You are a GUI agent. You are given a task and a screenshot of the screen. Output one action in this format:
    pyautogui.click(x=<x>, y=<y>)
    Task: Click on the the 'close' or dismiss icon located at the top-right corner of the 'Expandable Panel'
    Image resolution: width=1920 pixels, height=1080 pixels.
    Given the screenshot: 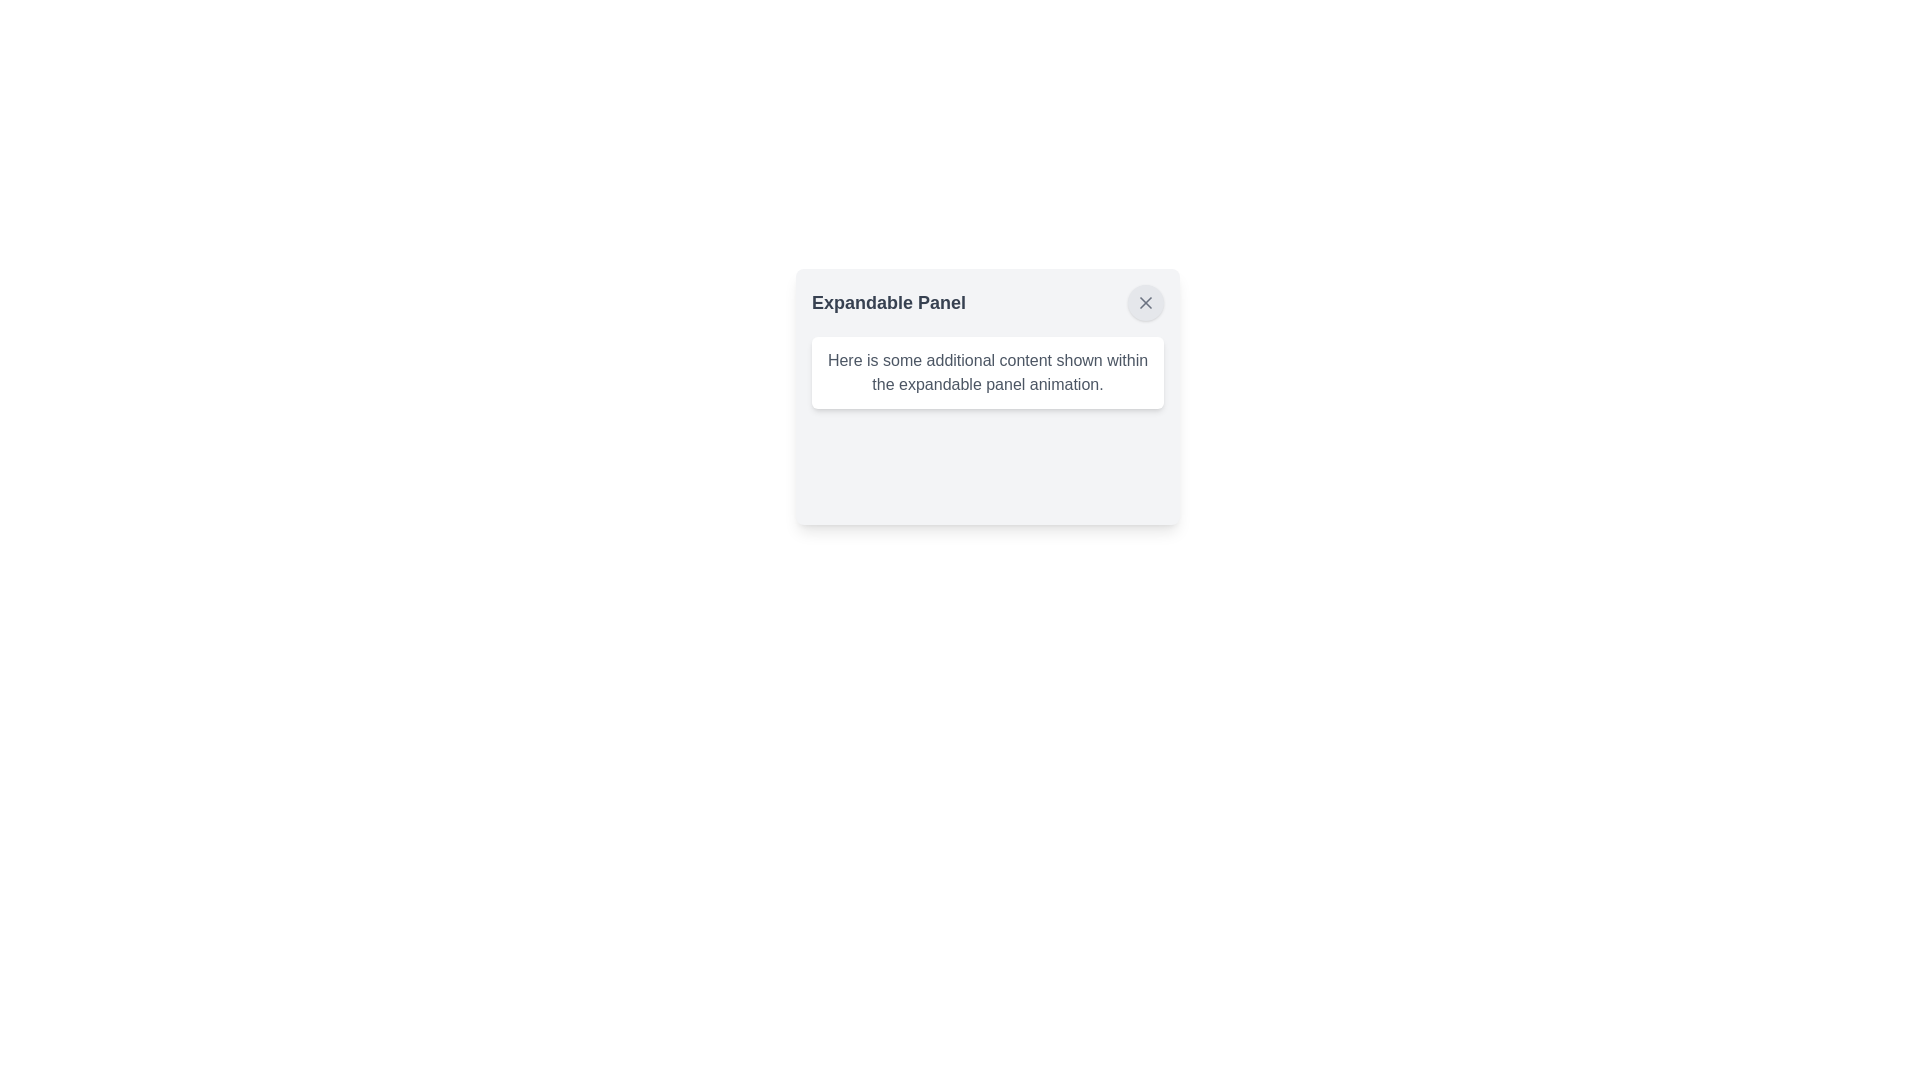 What is the action you would take?
    pyautogui.click(x=1146, y=303)
    